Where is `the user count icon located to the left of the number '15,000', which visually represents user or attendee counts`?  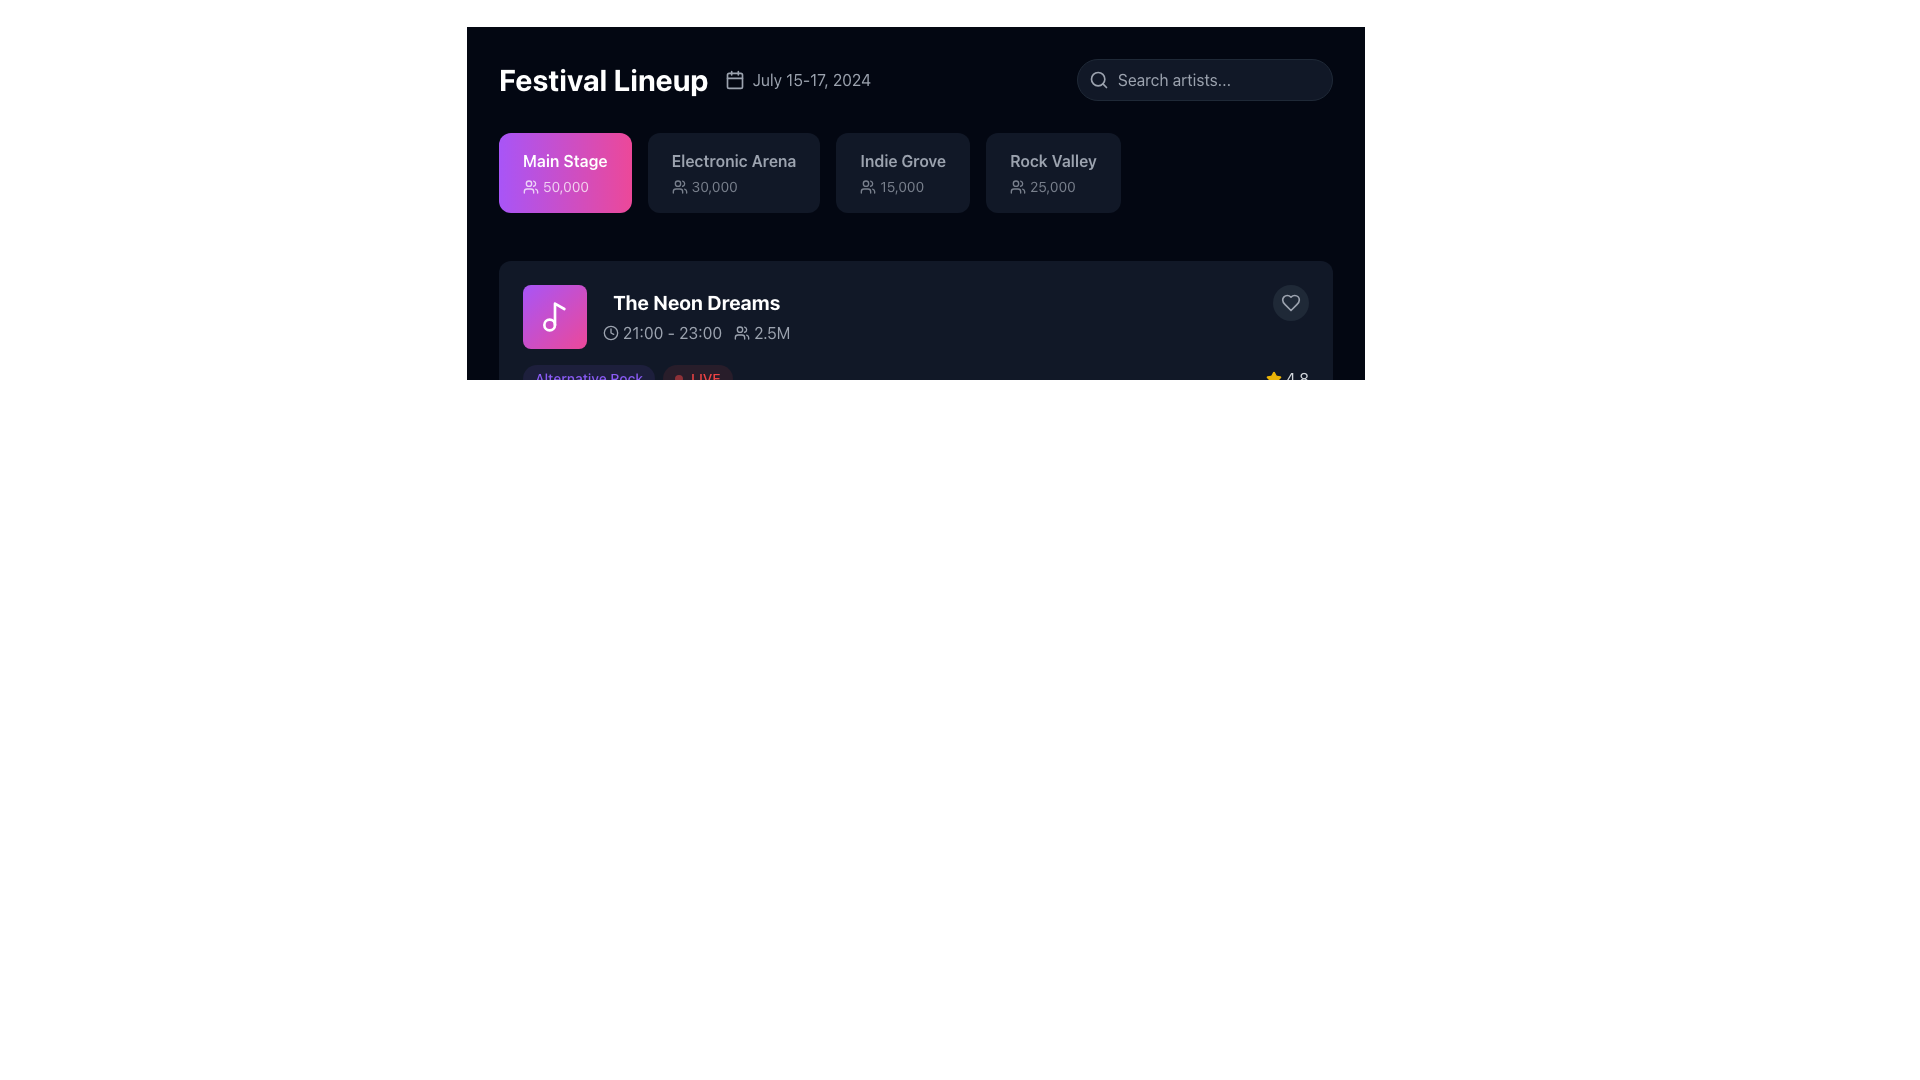
the user count icon located to the left of the number '15,000', which visually represents user or attendee counts is located at coordinates (868, 186).